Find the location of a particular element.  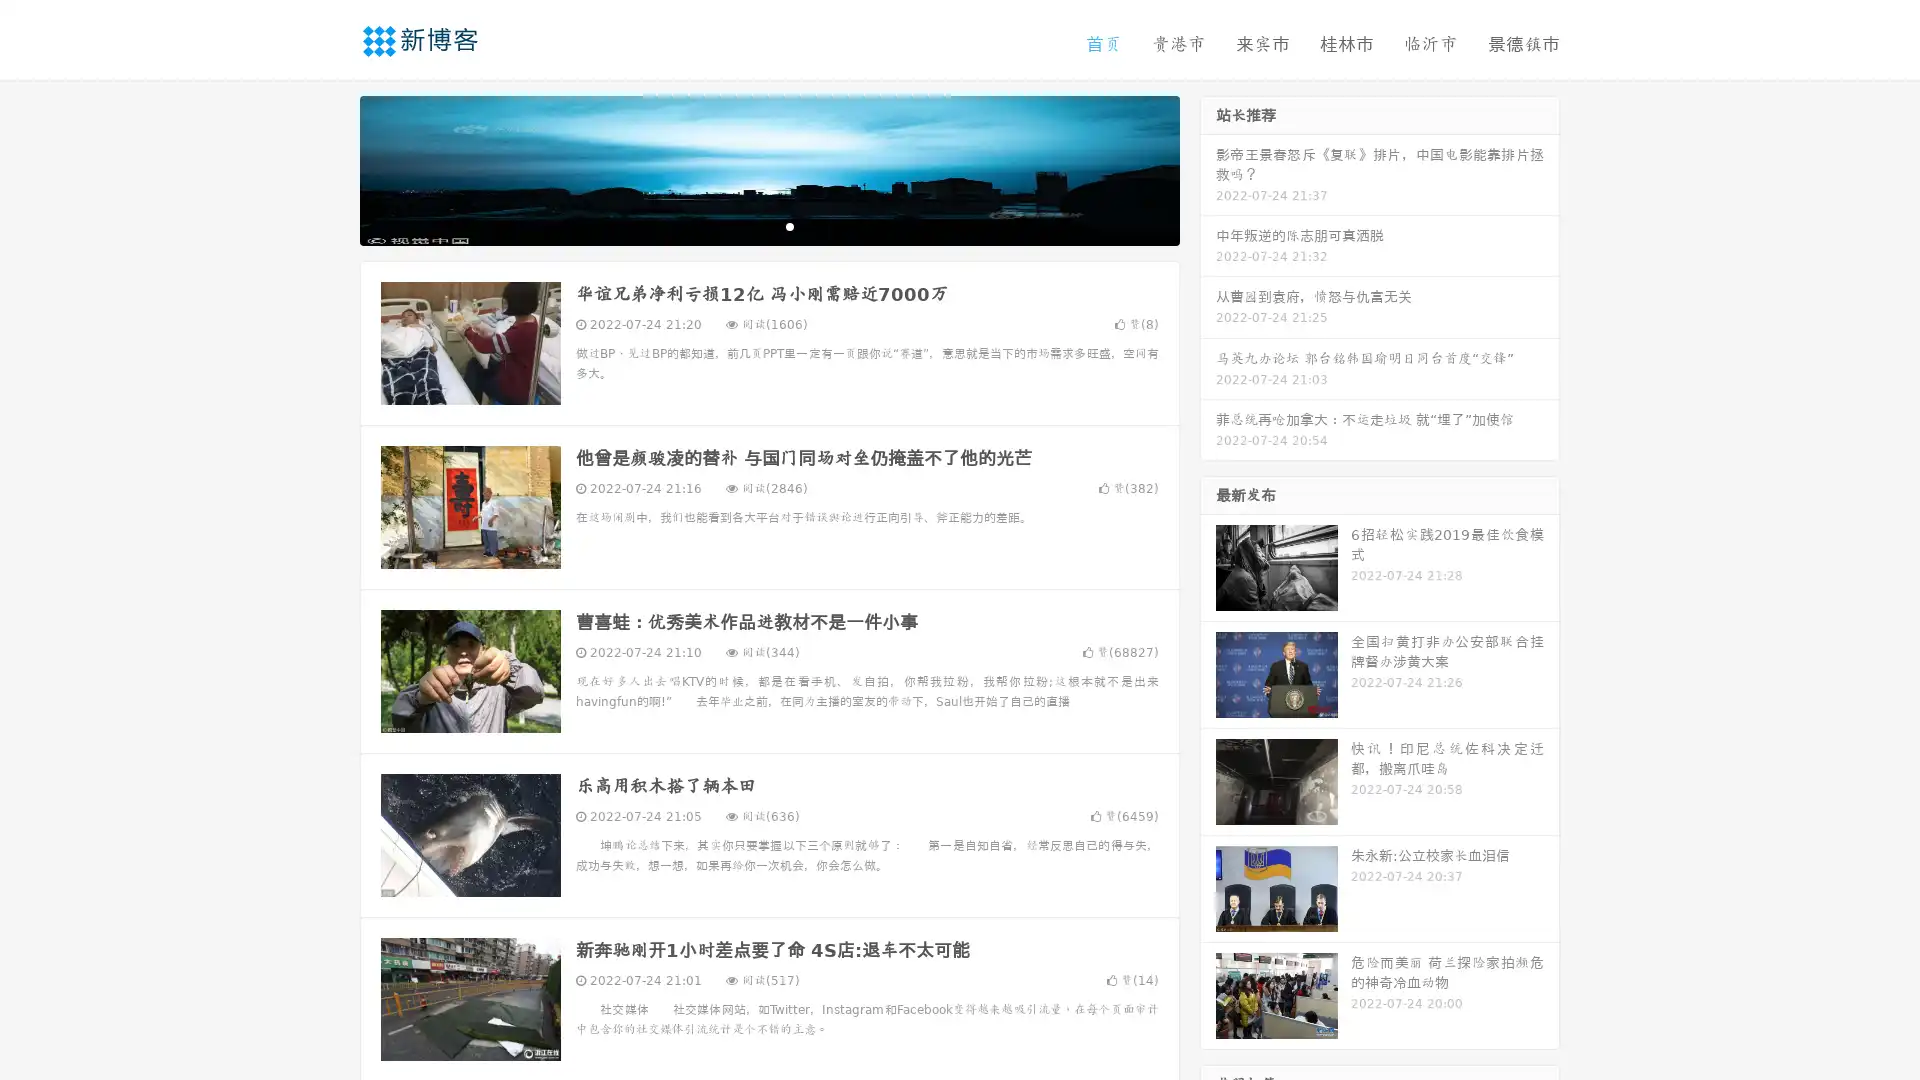

Go to slide 2 is located at coordinates (768, 225).